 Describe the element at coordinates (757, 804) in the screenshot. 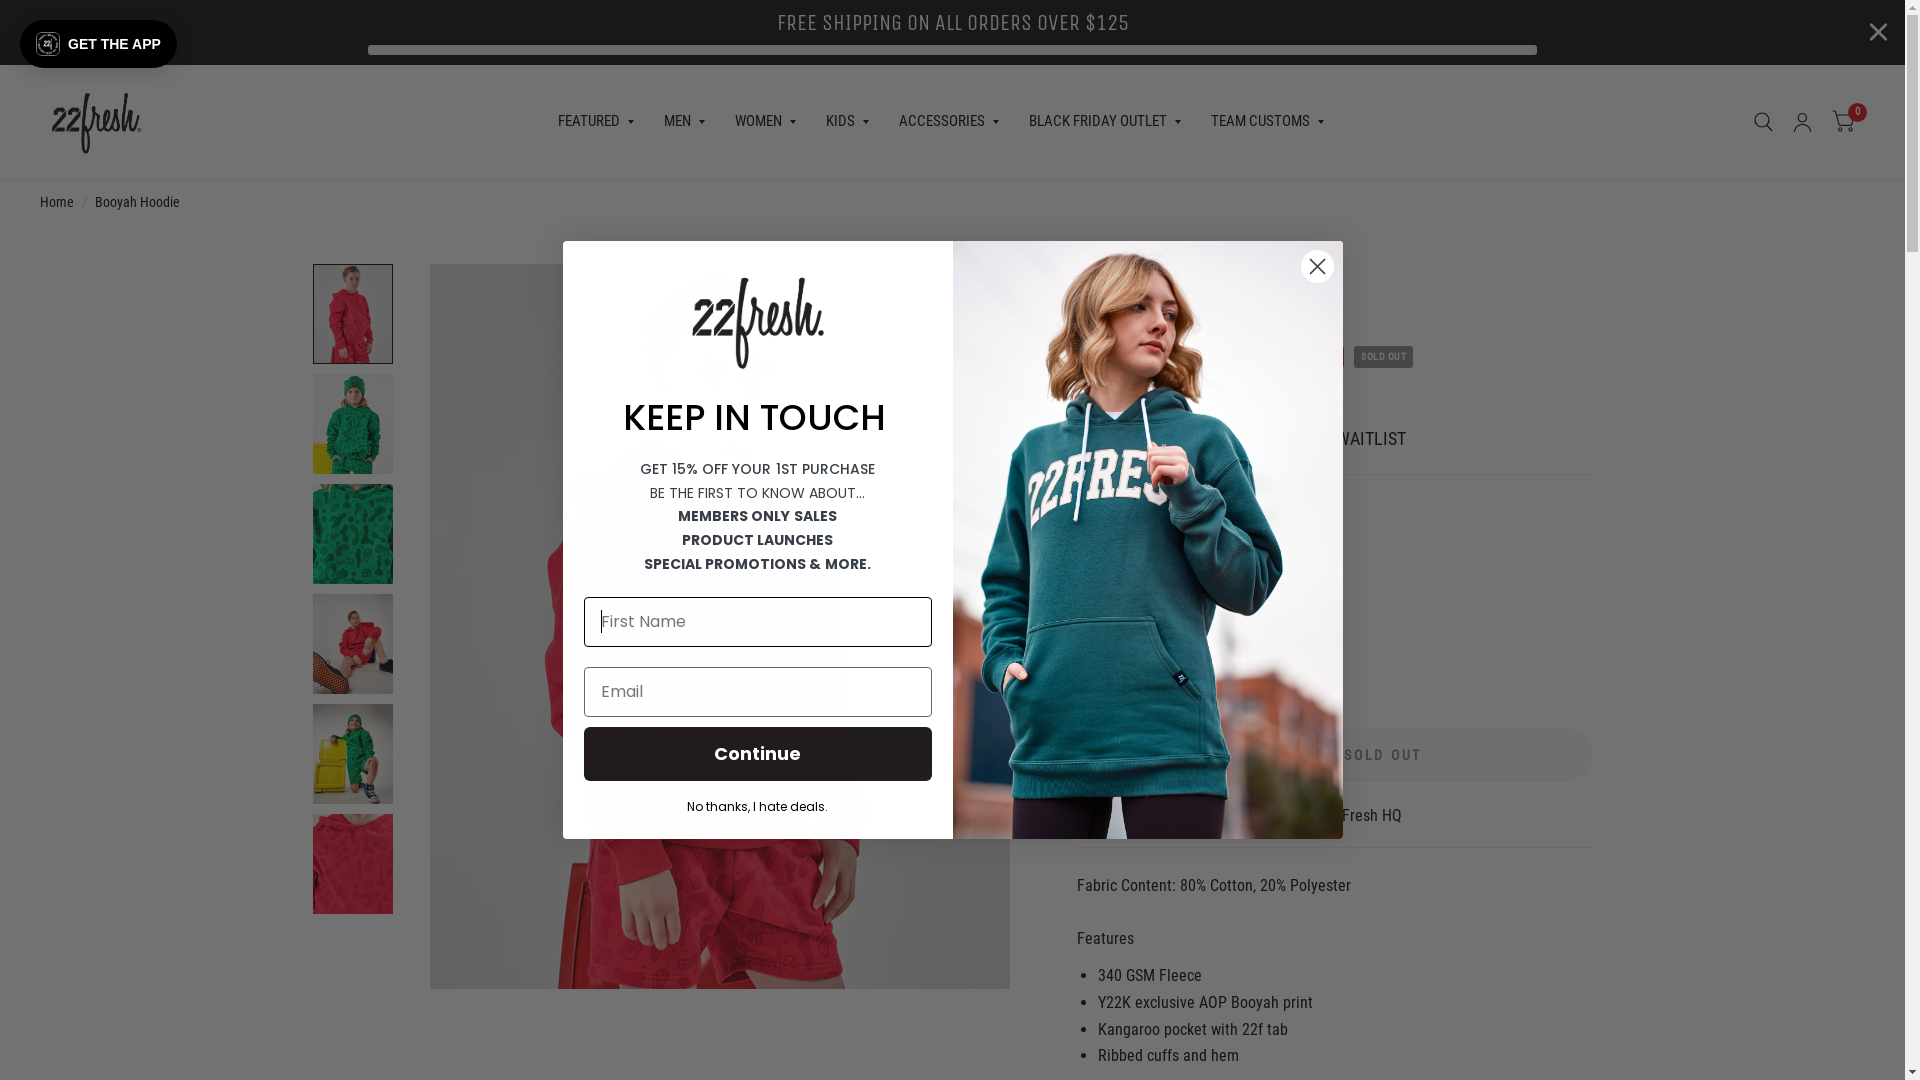

I see `'No thanks, I hate deals.'` at that location.